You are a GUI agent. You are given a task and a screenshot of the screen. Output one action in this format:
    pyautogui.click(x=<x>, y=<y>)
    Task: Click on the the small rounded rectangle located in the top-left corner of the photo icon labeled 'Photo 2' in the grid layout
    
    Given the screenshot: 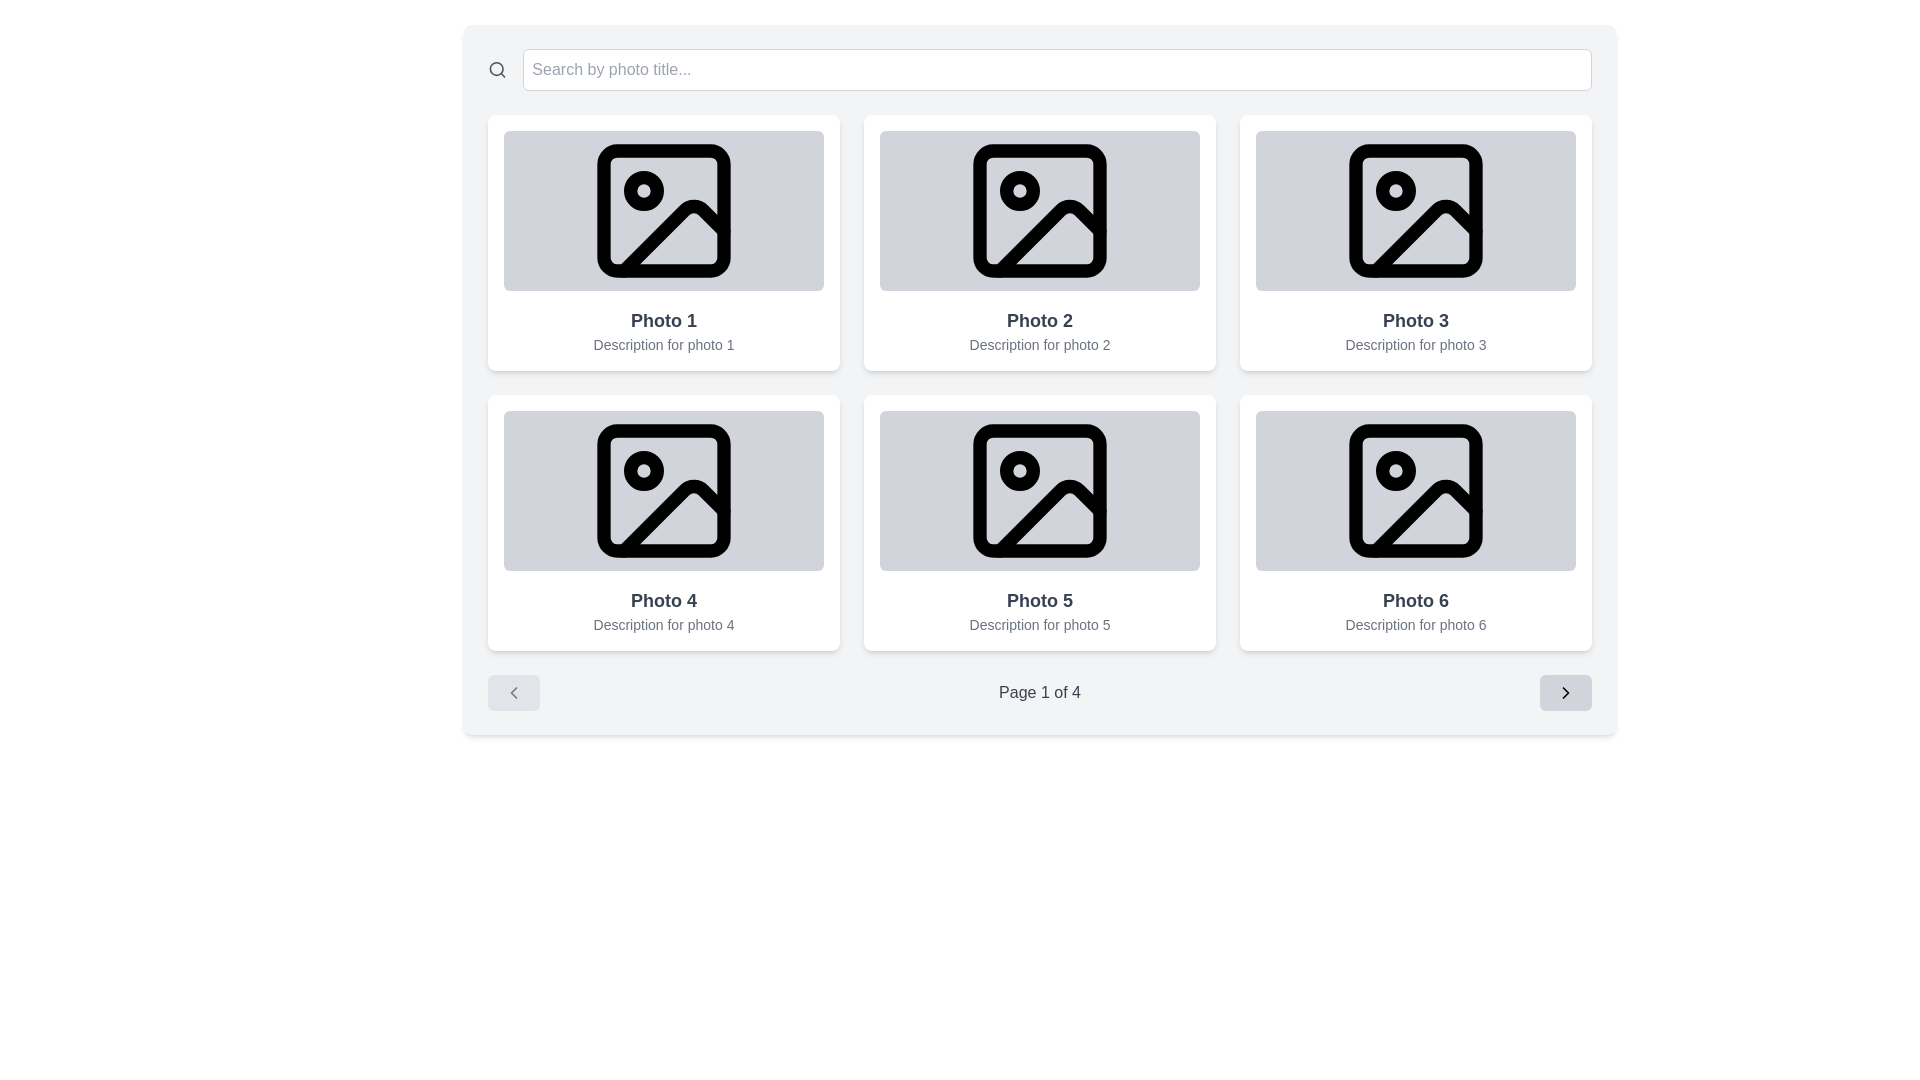 What is the action you would take?
    pyautogui.click(x=1040, y=211)
    